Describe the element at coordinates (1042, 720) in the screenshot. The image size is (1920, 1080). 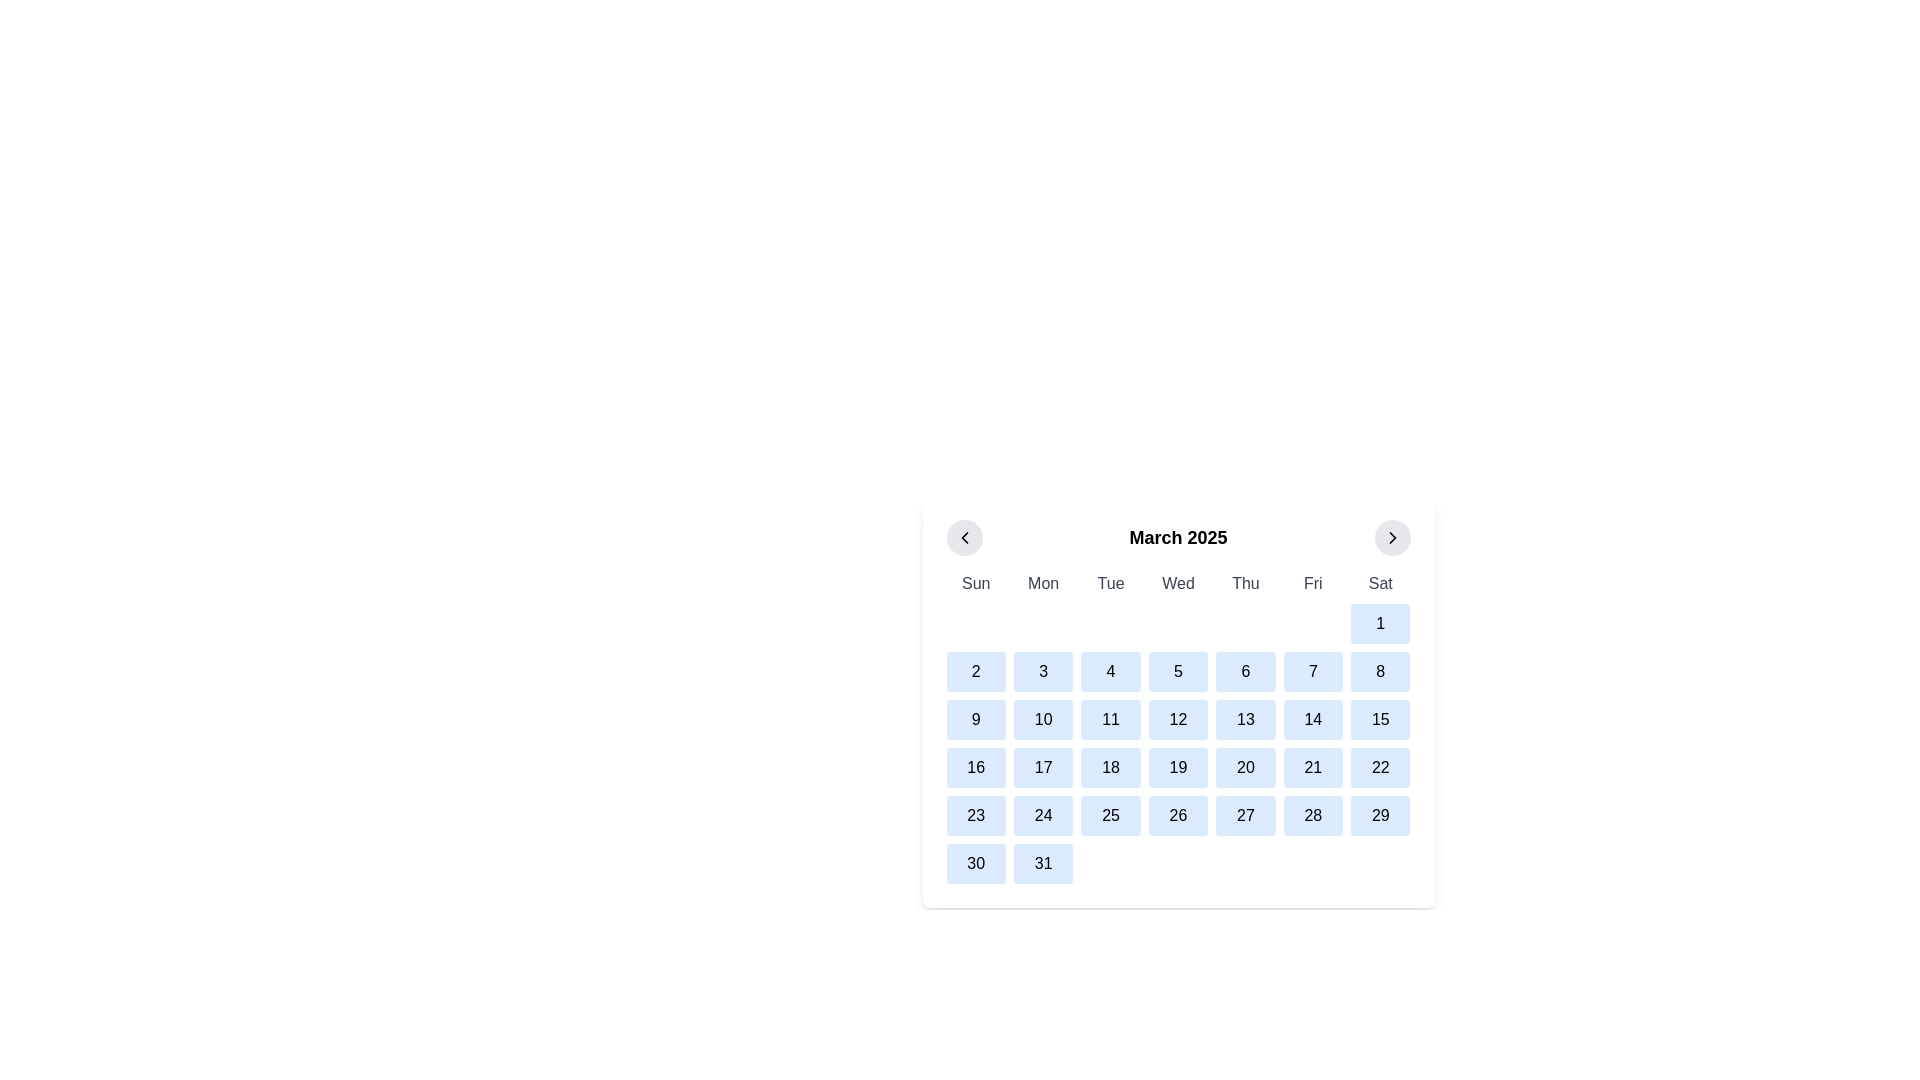
I see `the interactive calendar day button for the 10th day of the month, located in the second week row of the calendar grid, specifically the second cell from the left` at that location.